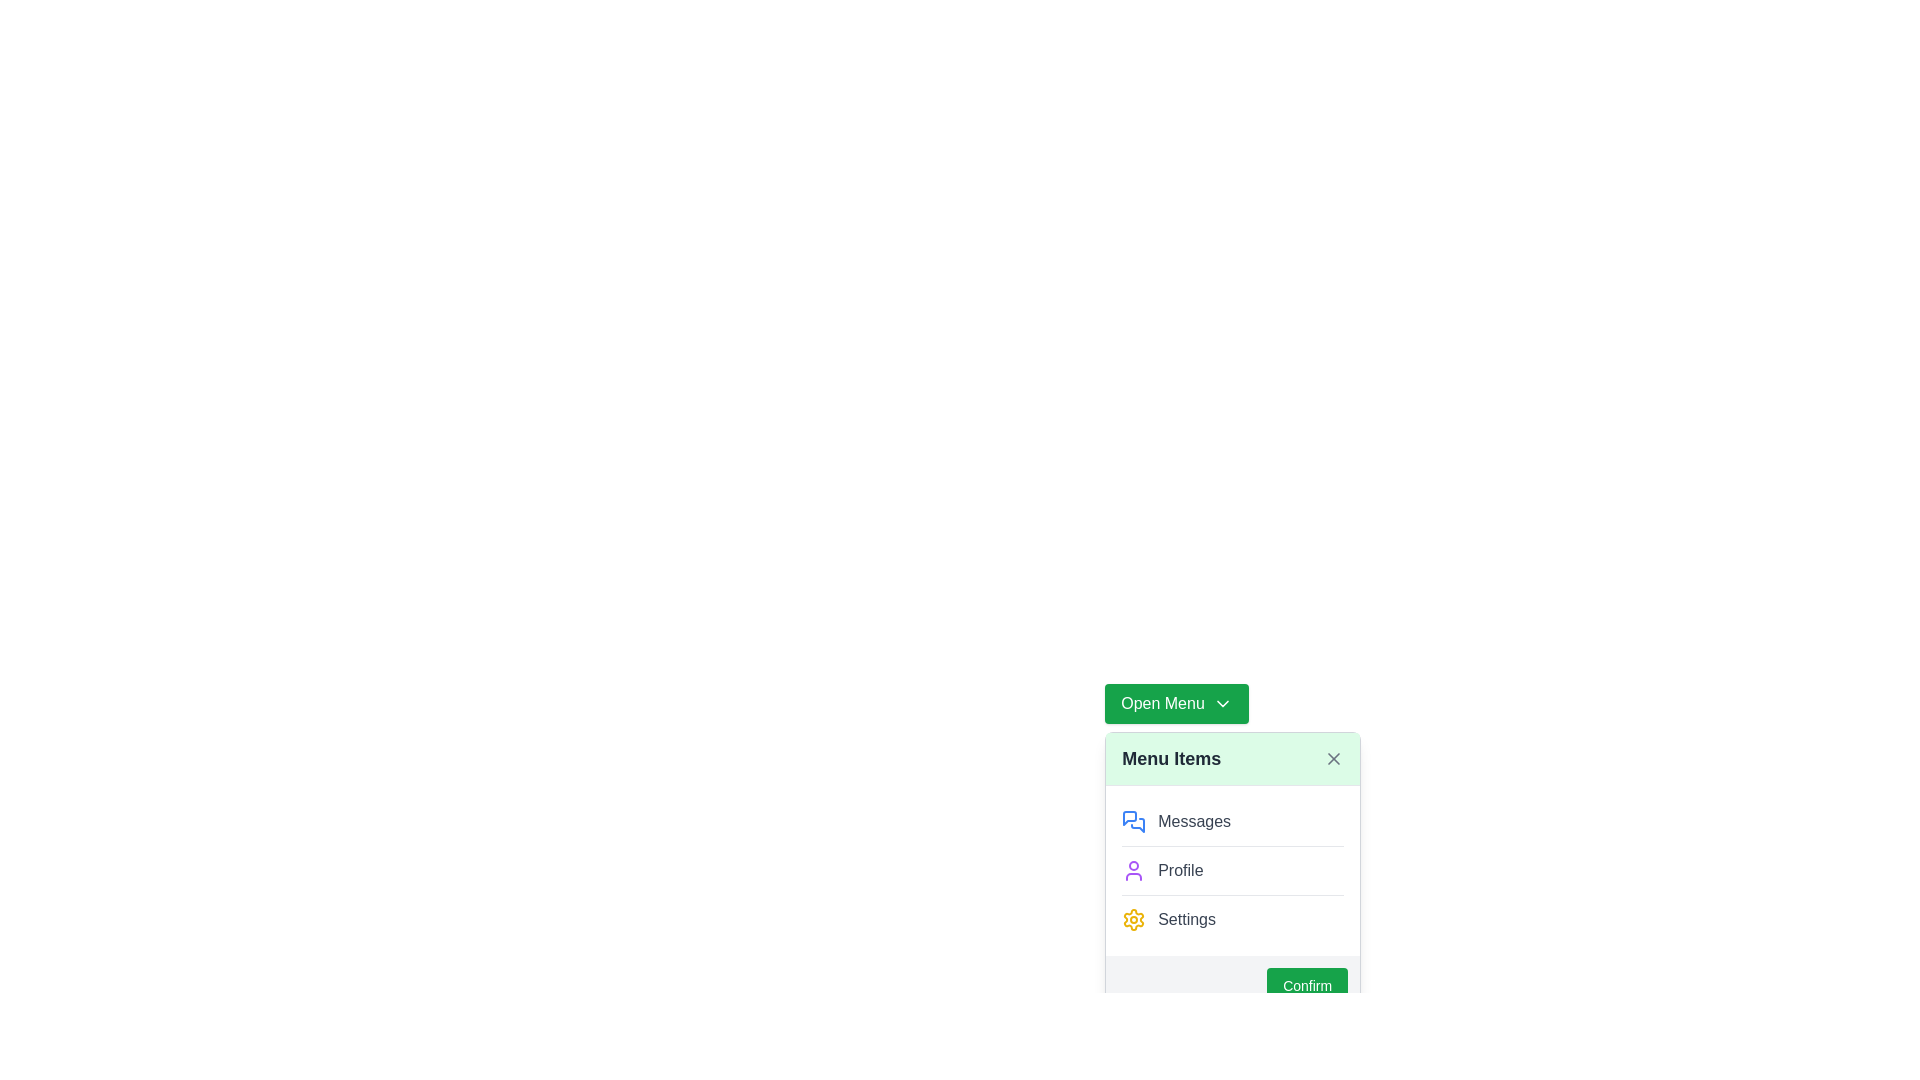 This screenshot has width=1920, height=1080. I want to click on the 'Open Menu' button with a green background and white text to see context options, so click(1176, 703).